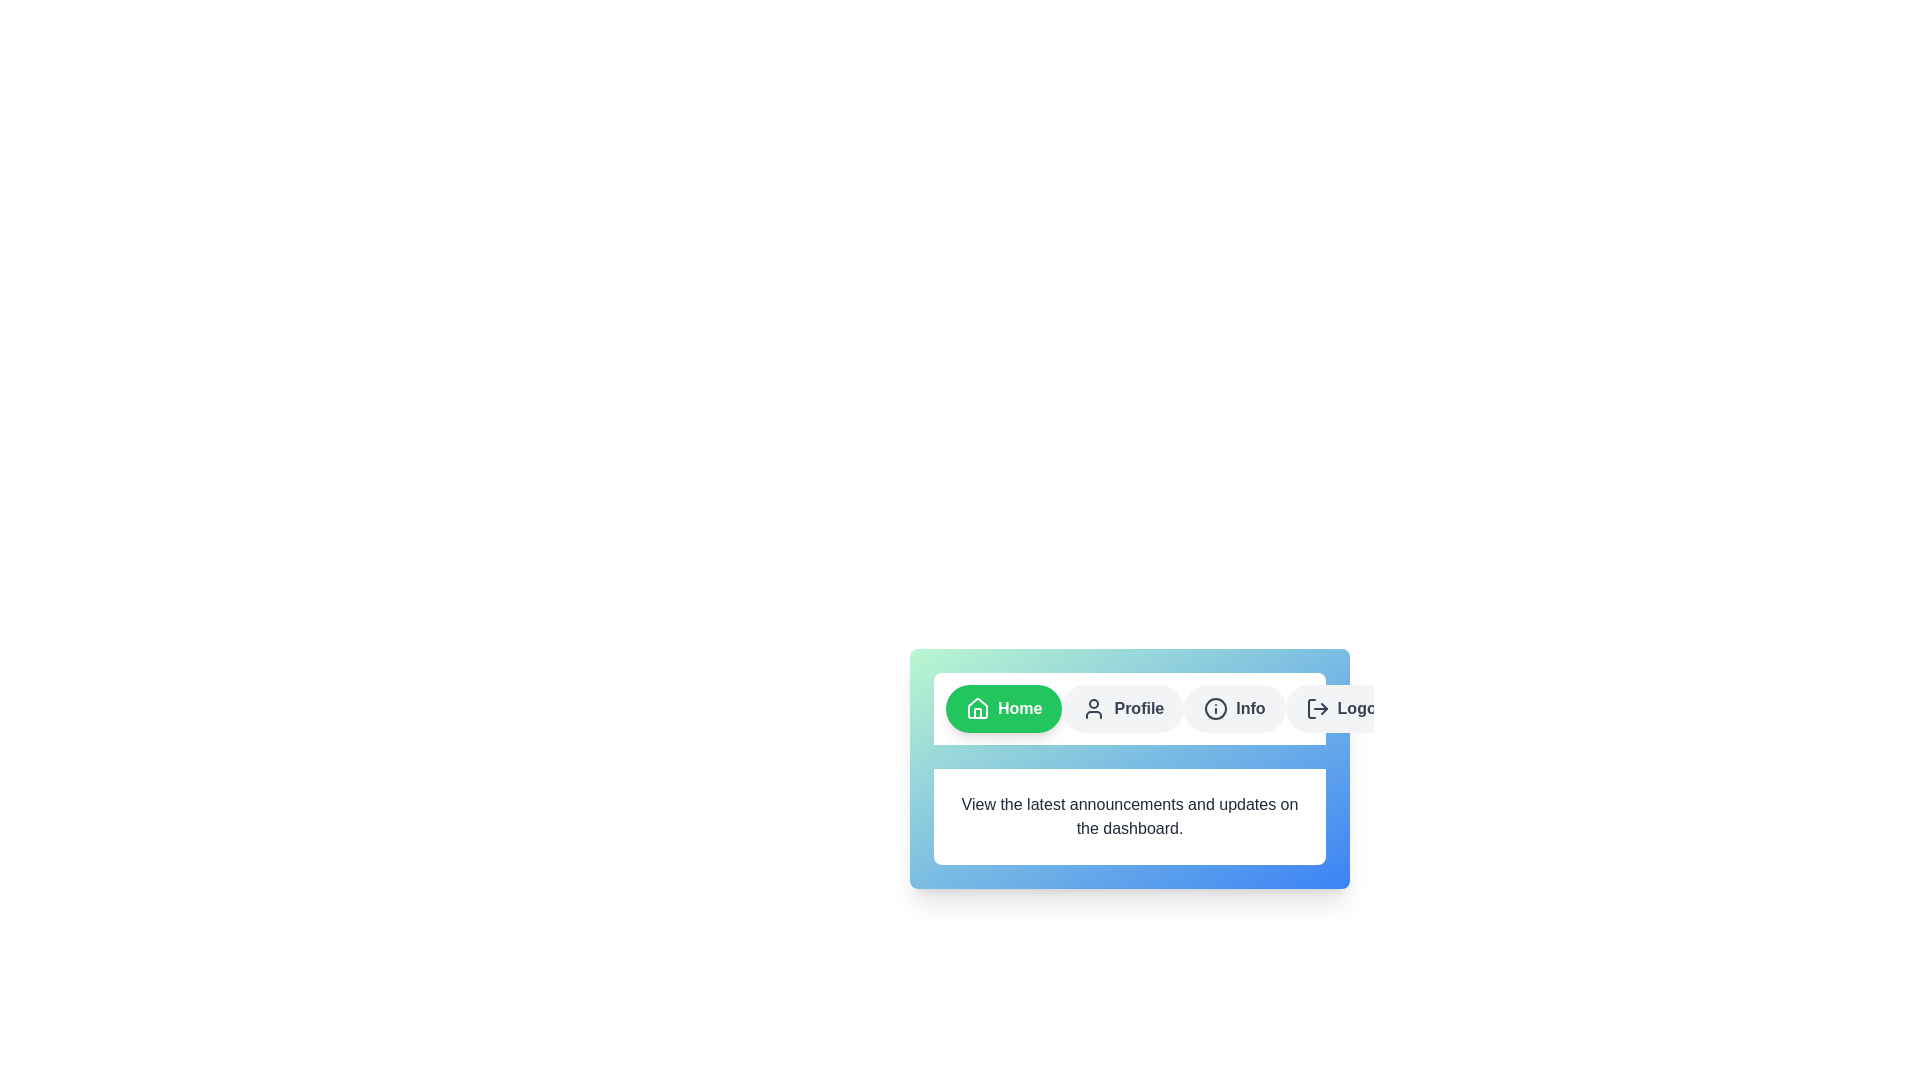  Describe the element at coordinates (1233, 708) in the screenshot. I see `the third button in the horizontal menu located at the top center of the interface` at that location.